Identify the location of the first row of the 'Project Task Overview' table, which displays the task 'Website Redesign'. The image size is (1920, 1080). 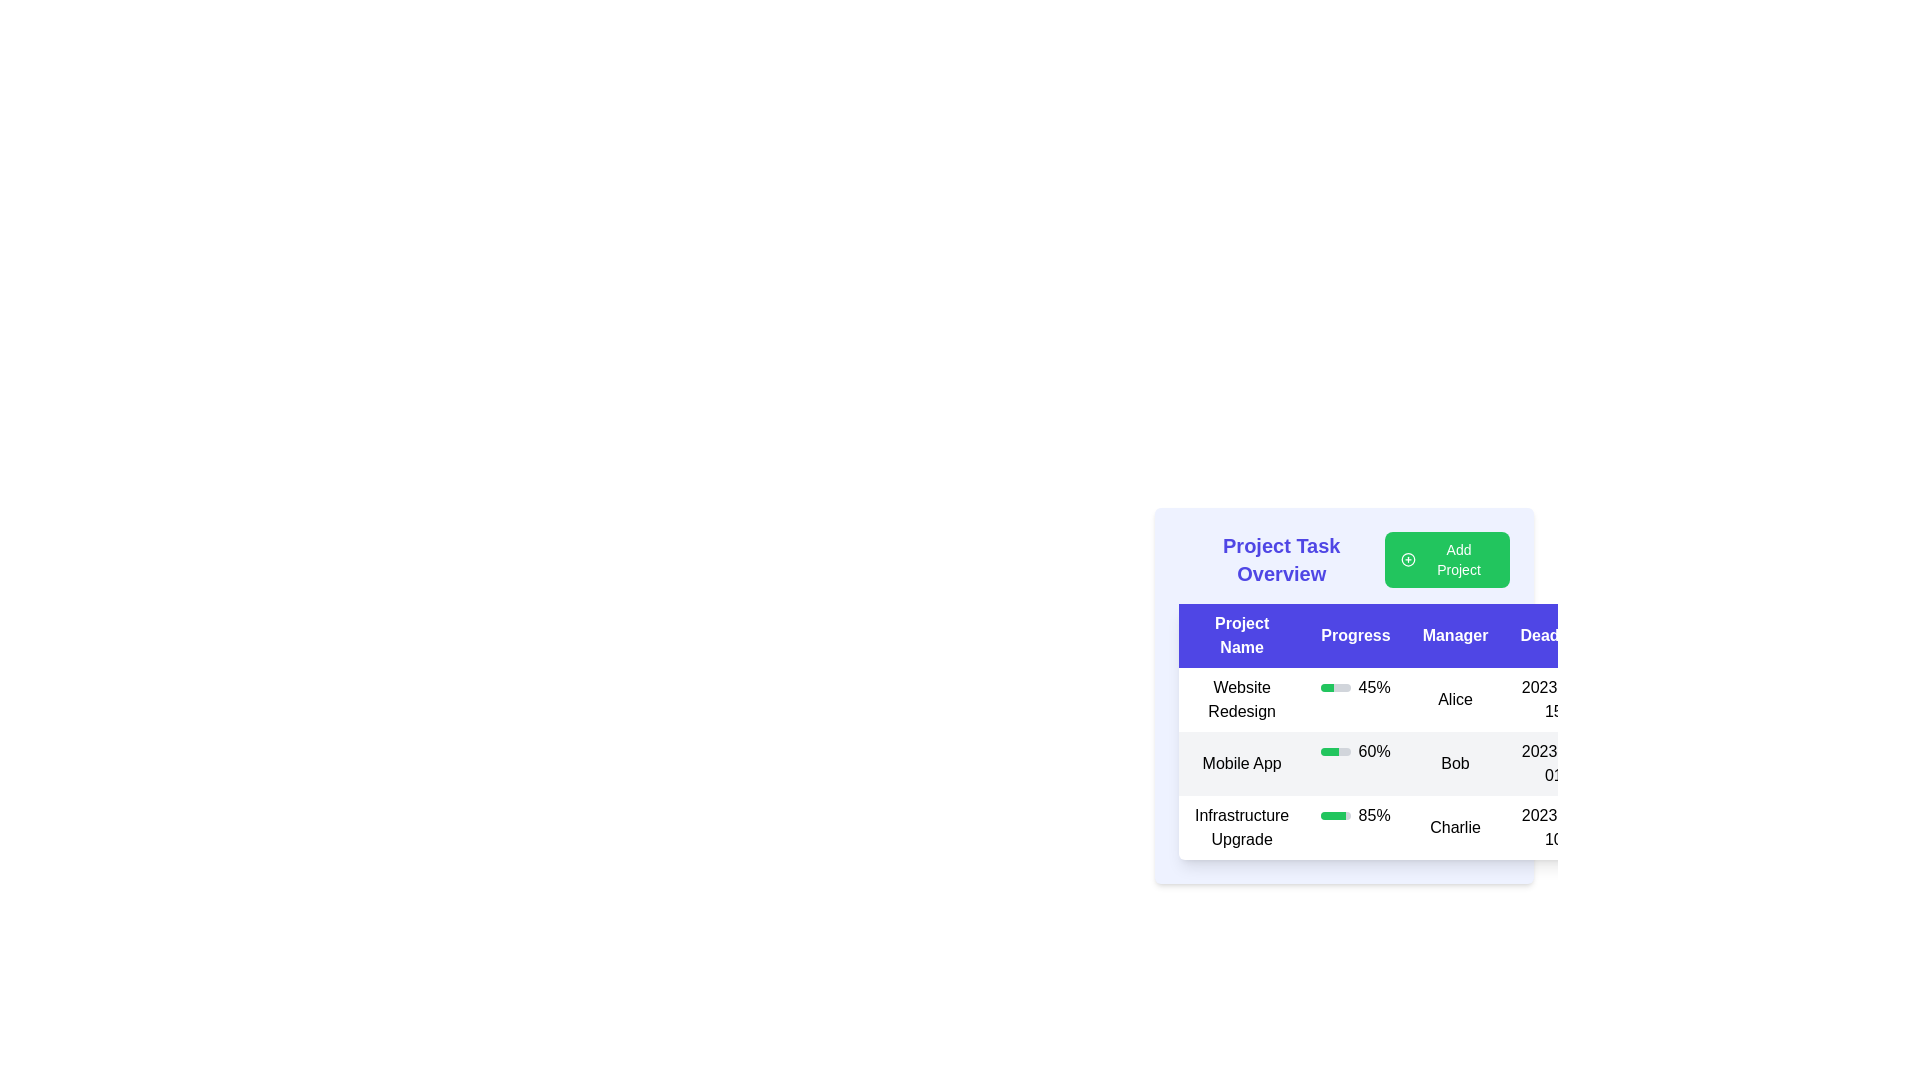
(1390, 698).